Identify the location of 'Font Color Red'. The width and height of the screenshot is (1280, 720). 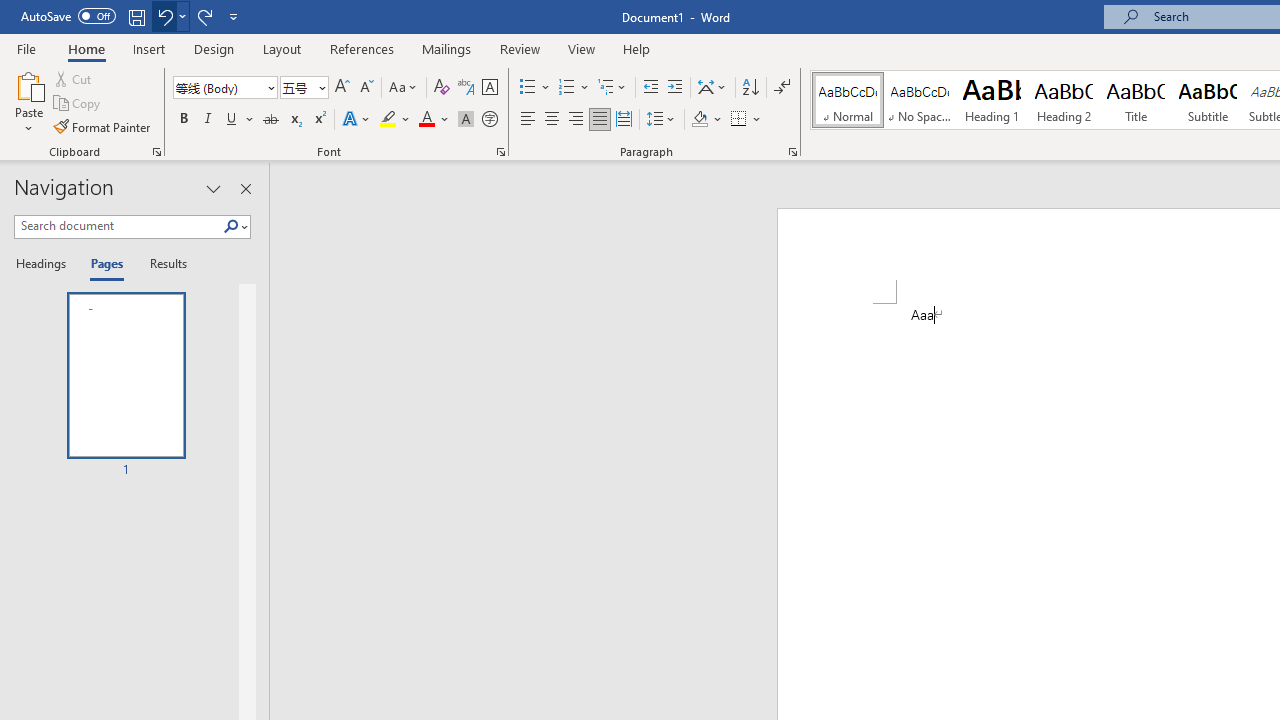
(425, 119).